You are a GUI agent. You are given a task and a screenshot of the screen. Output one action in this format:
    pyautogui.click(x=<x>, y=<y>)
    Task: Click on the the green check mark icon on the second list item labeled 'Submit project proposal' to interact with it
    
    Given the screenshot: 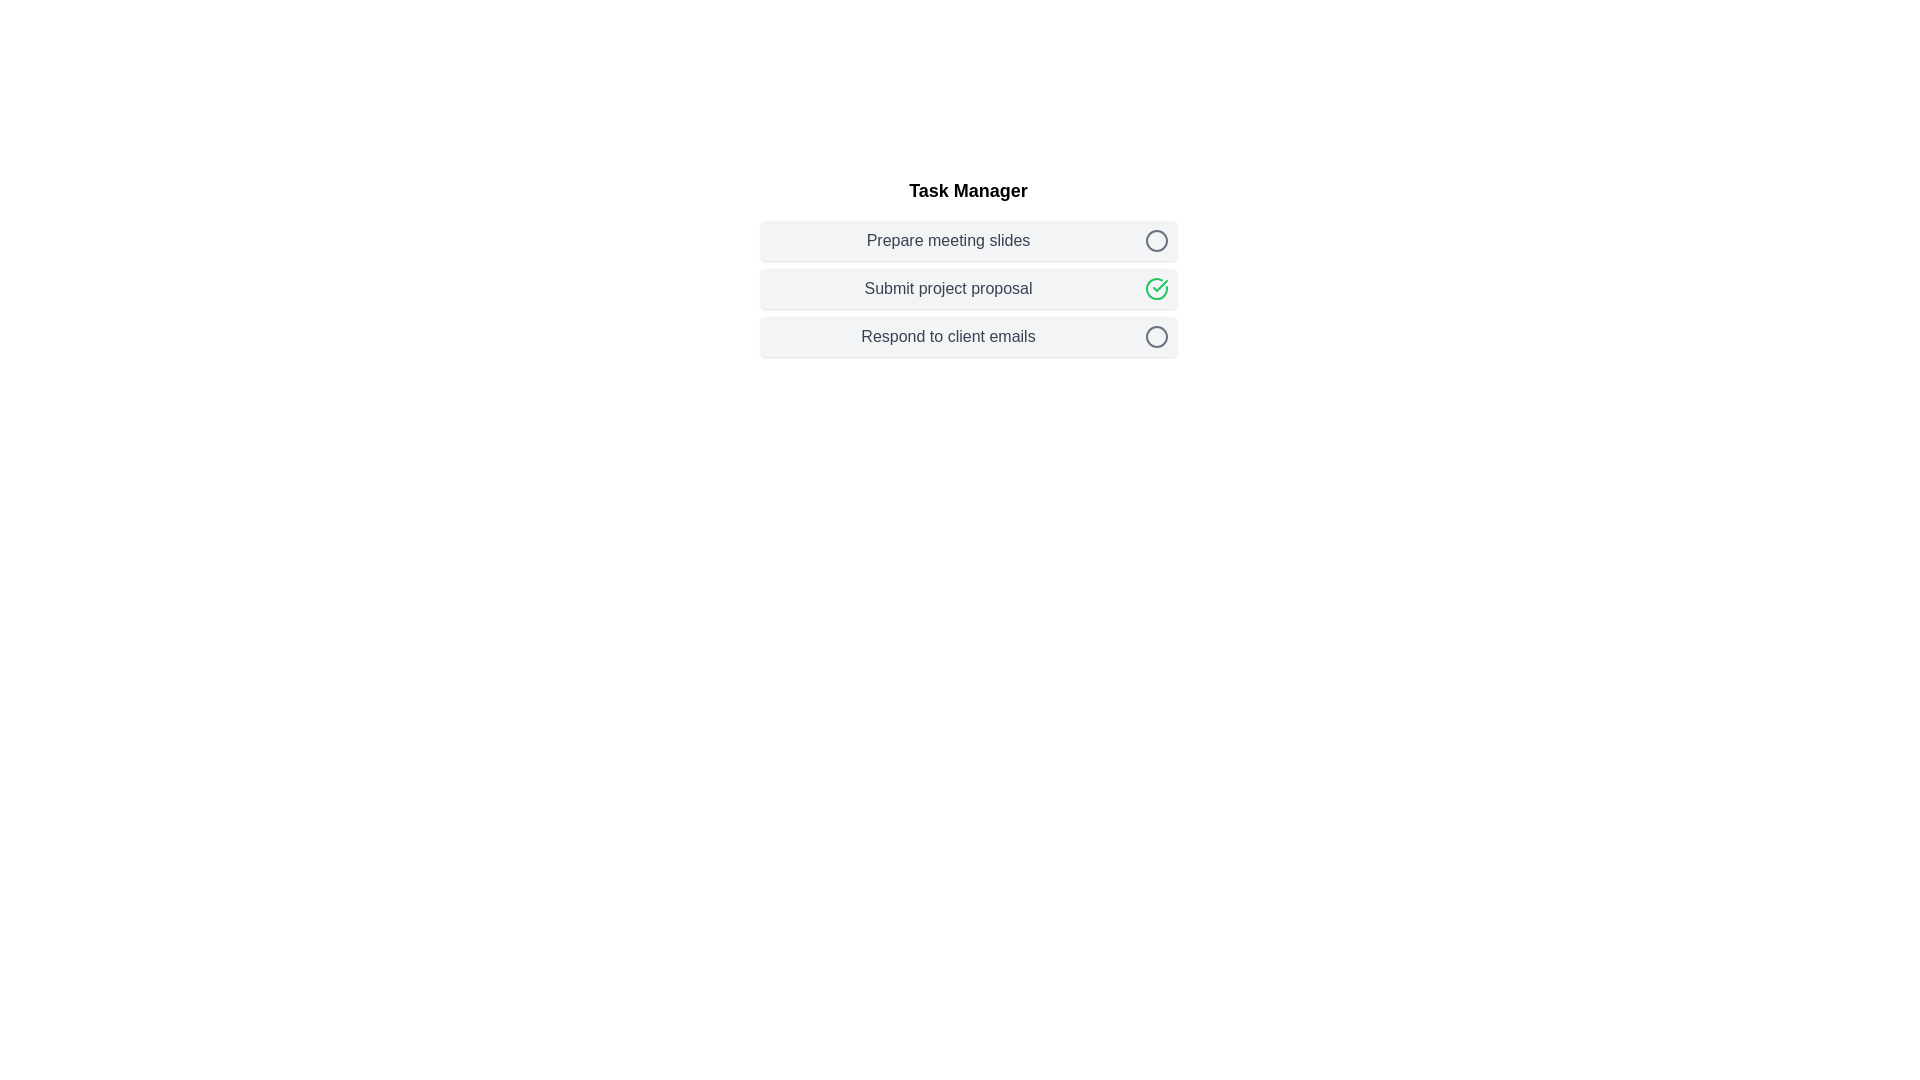 What is the action you would take?
    pyautogui.click(x=968, y=289)
    